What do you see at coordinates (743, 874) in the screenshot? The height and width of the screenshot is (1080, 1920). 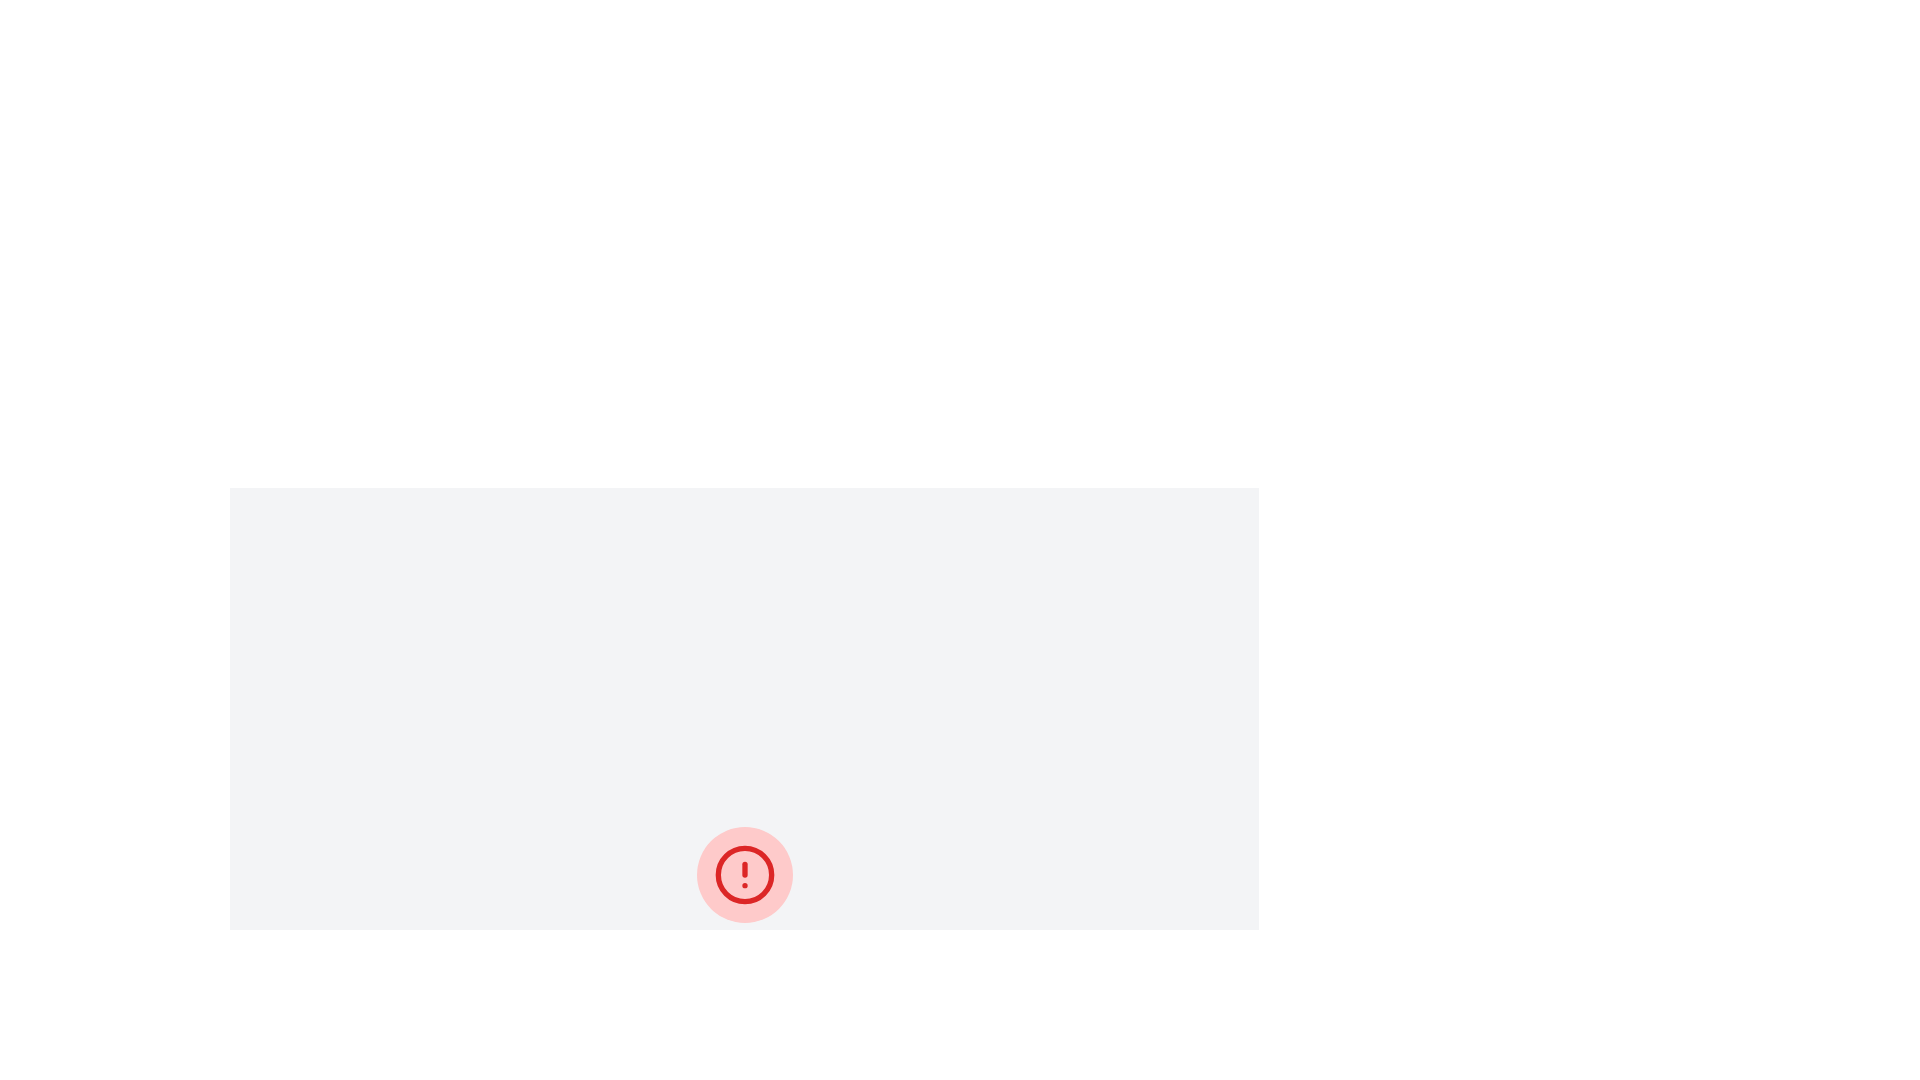 I see `the circular graphical element that is part of a visual alert or warning icon, located at the bottom-center of the interface` at bounding box center [743, 874].